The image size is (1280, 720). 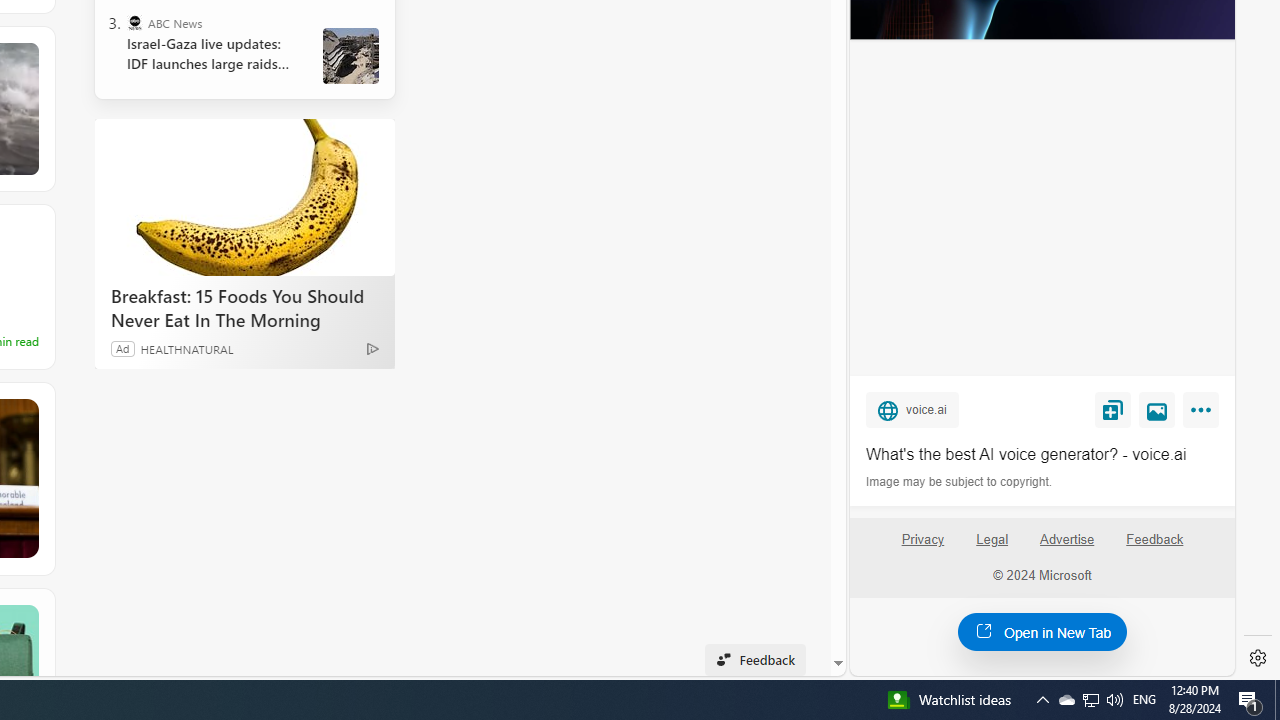 What do you see at coordinates (1065, 538) in the screenshot?
I see `'Advertise'` at bounding box center [1065, 538].